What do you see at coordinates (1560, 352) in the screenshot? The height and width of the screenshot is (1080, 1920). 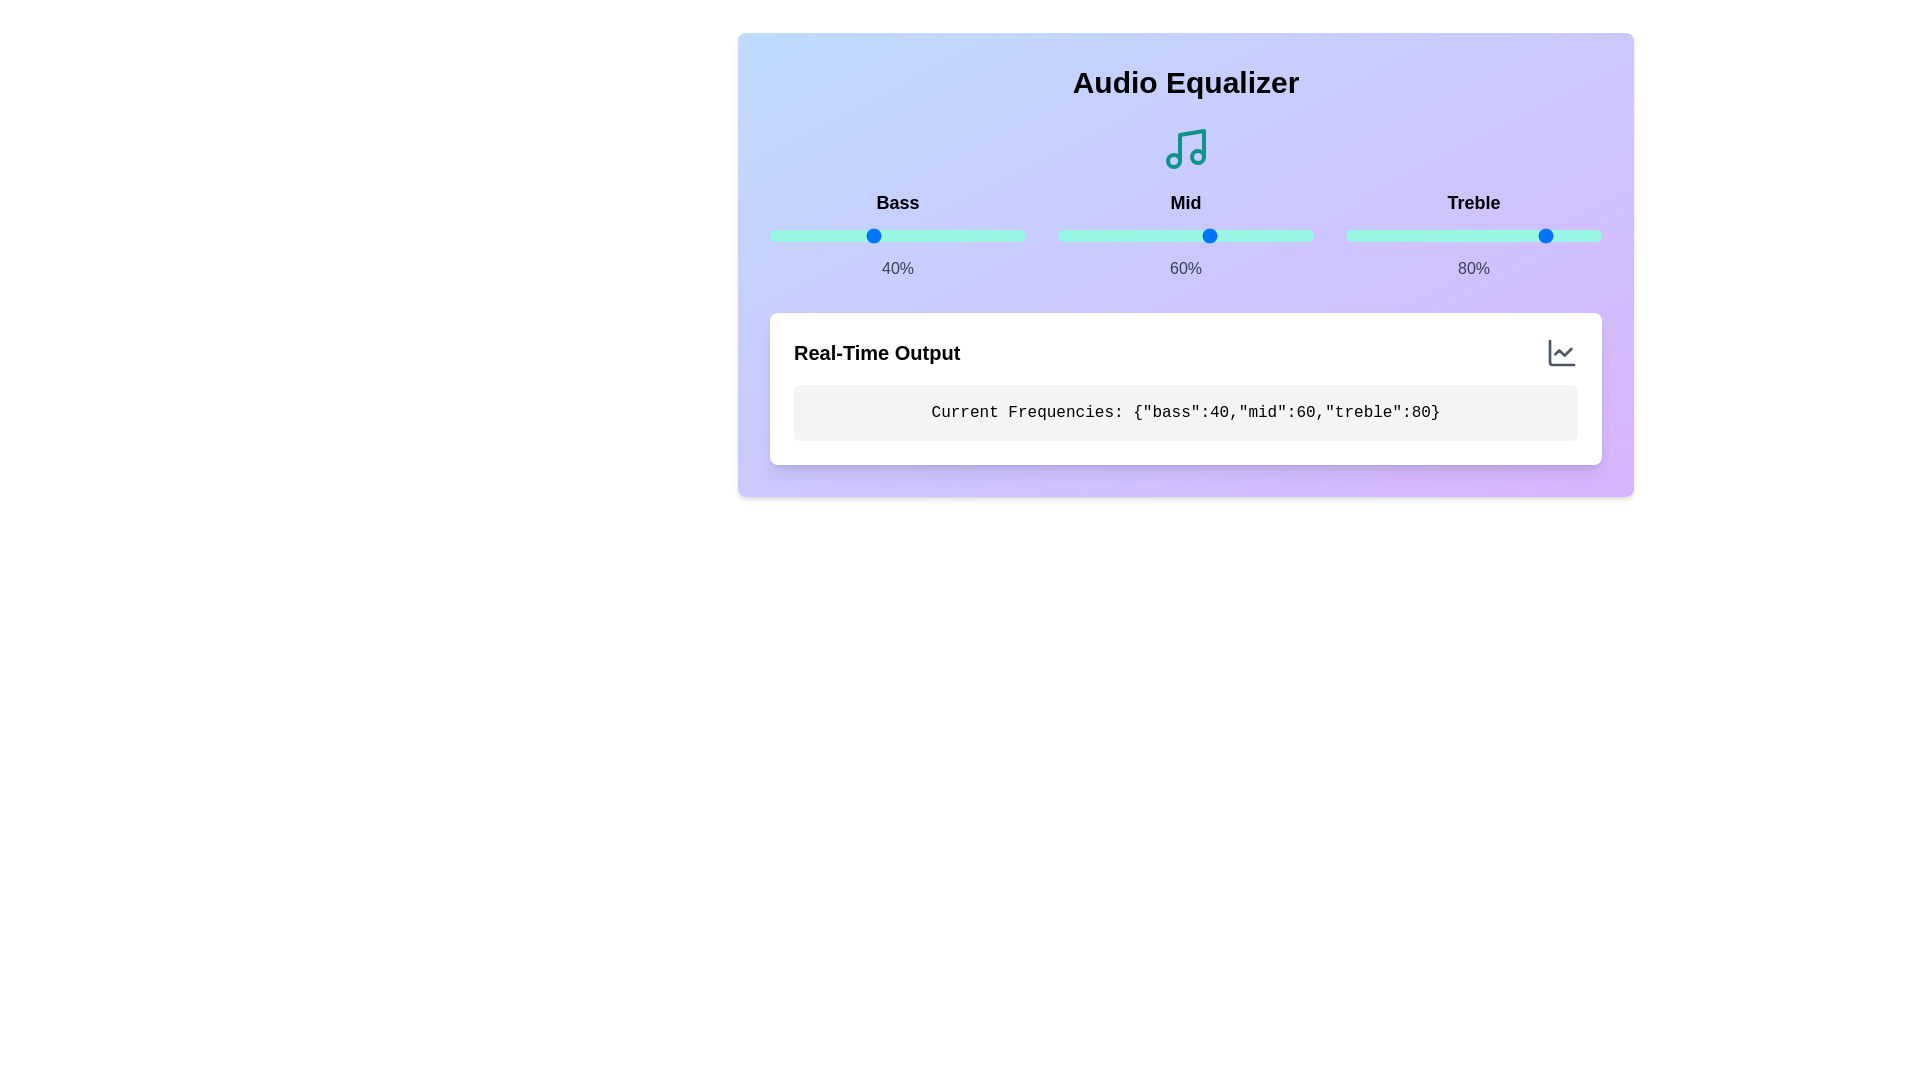 I see `the minimalistic line chart icon located in the bottom-right corner of the 'Real-Time Output' section` at bounding box center [1560, 352].